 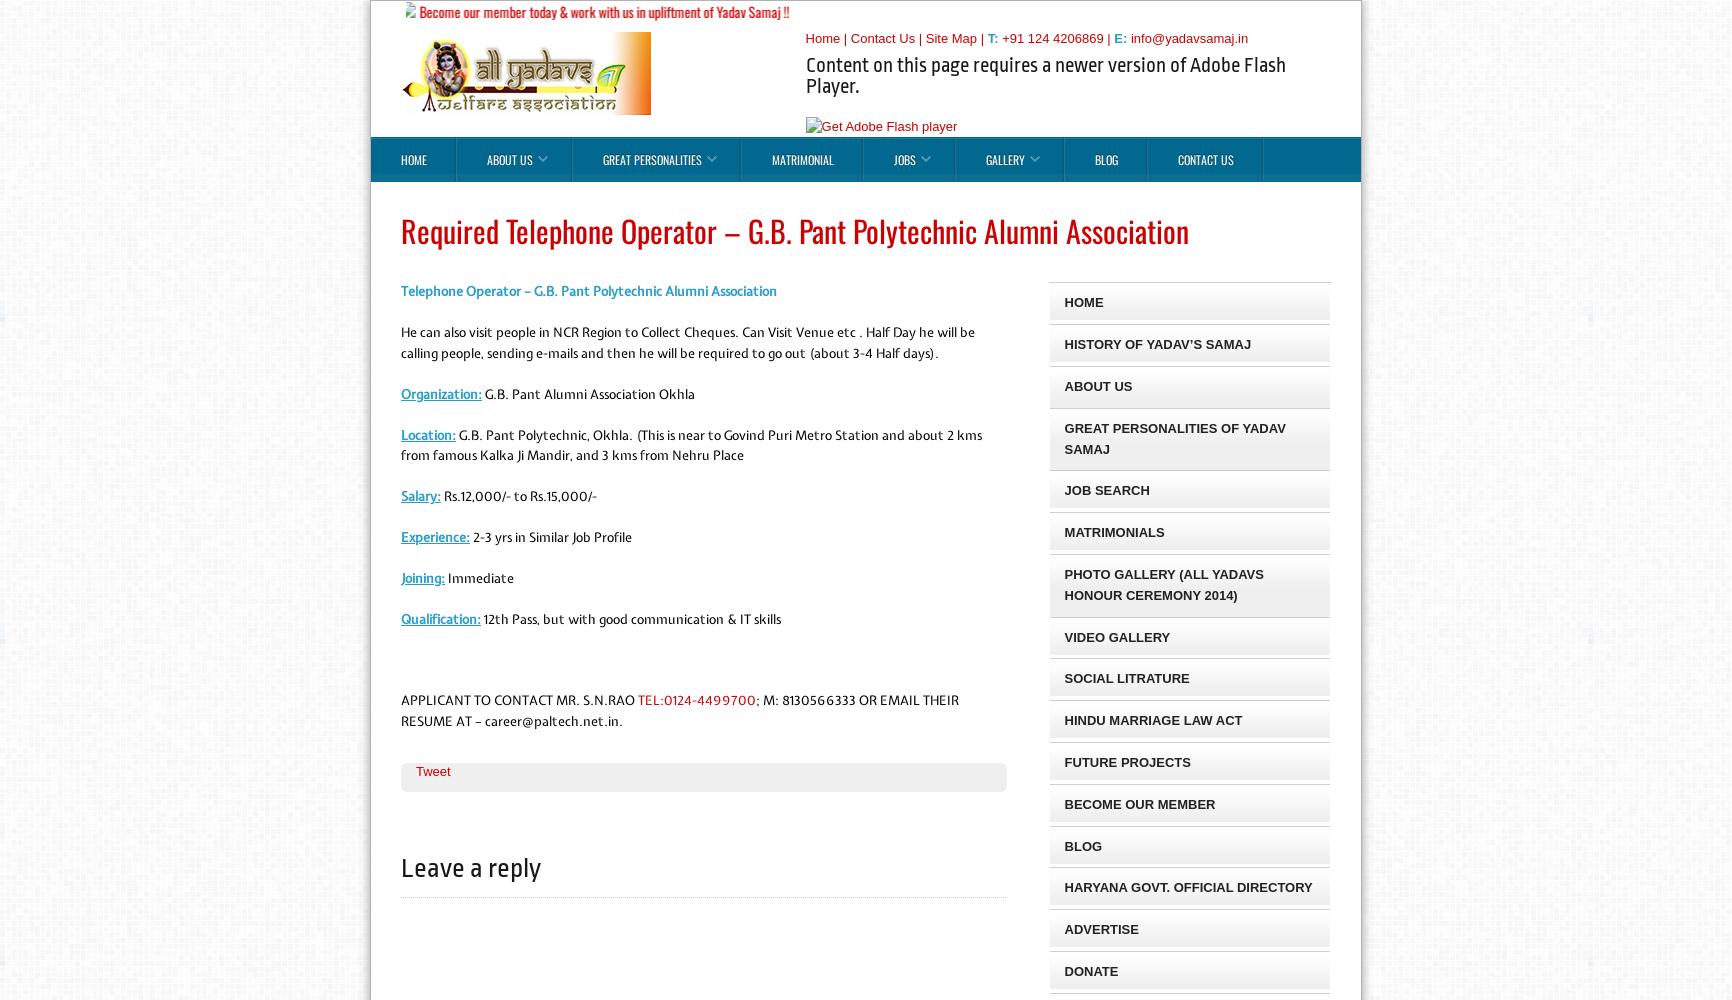 What do you see at coordinates (793, 229) in the screenshot?
I see `'Required Telephone Operator – G.B. Pant Polytechnic Alumni Association'` at bounding box center [793, 229].